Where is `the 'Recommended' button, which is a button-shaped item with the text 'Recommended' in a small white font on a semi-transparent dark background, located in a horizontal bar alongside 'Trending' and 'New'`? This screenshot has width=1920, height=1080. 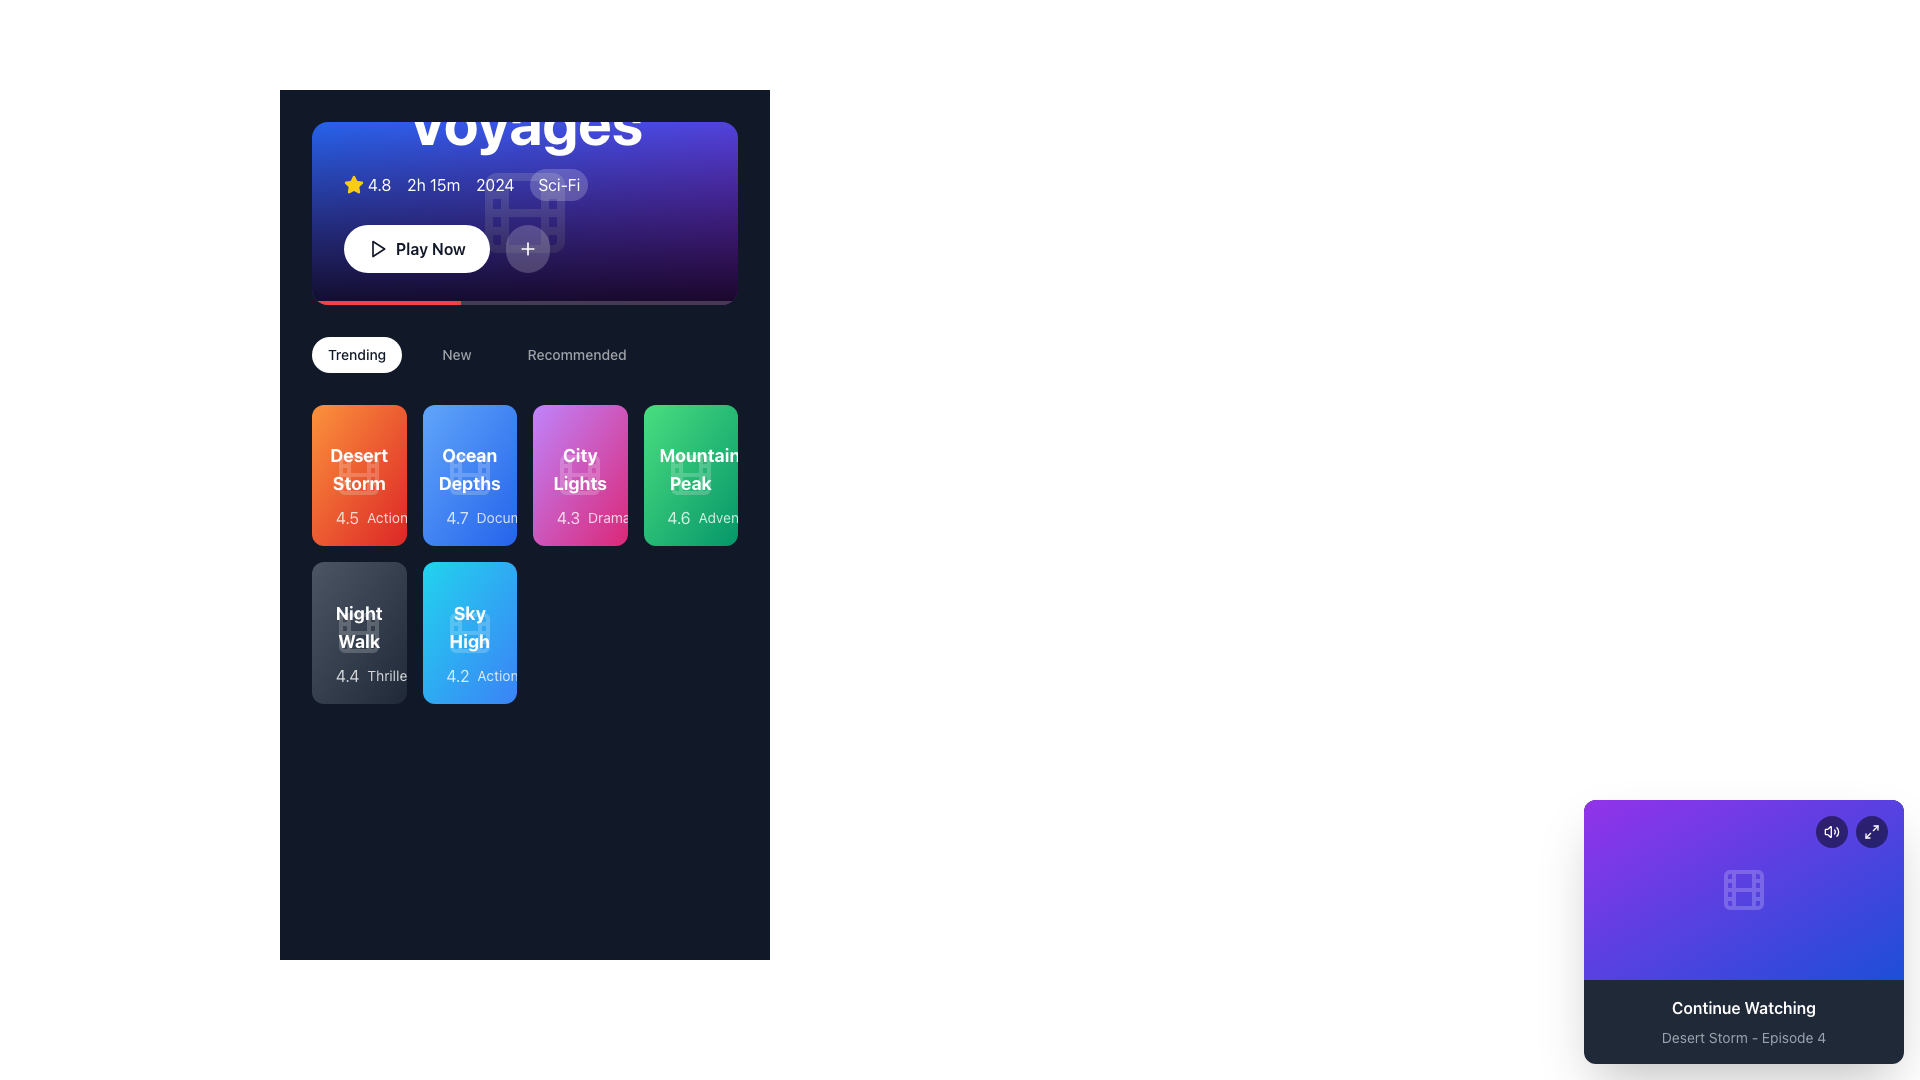
the 'Recommended' button, which is a button-shaped item with the text 'Recommended' in a small white font on a semi-transparent dark background, located in a horizontal bar alongside 'Trending' and 'New' is located at coordinates (576, 353).